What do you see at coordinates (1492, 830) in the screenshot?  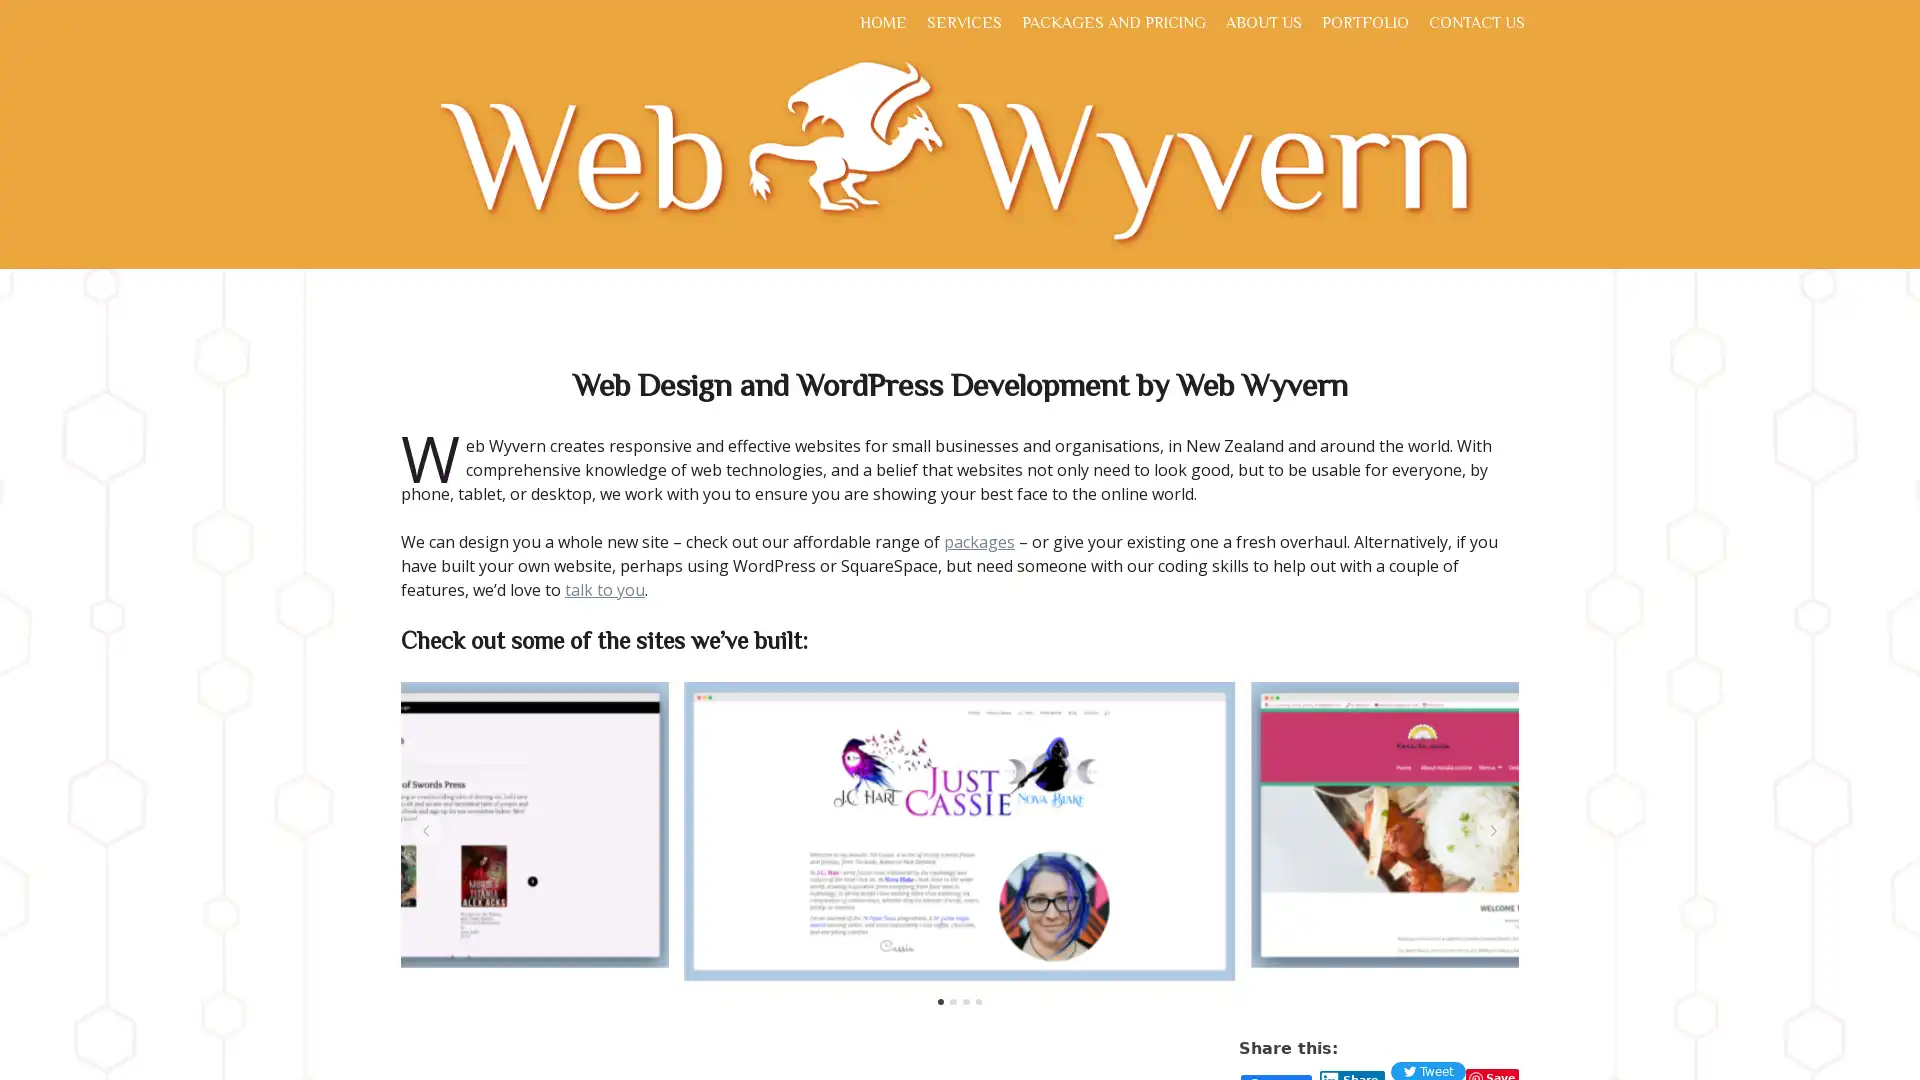 I see `Next slide` at bounding box center [1492, 830].